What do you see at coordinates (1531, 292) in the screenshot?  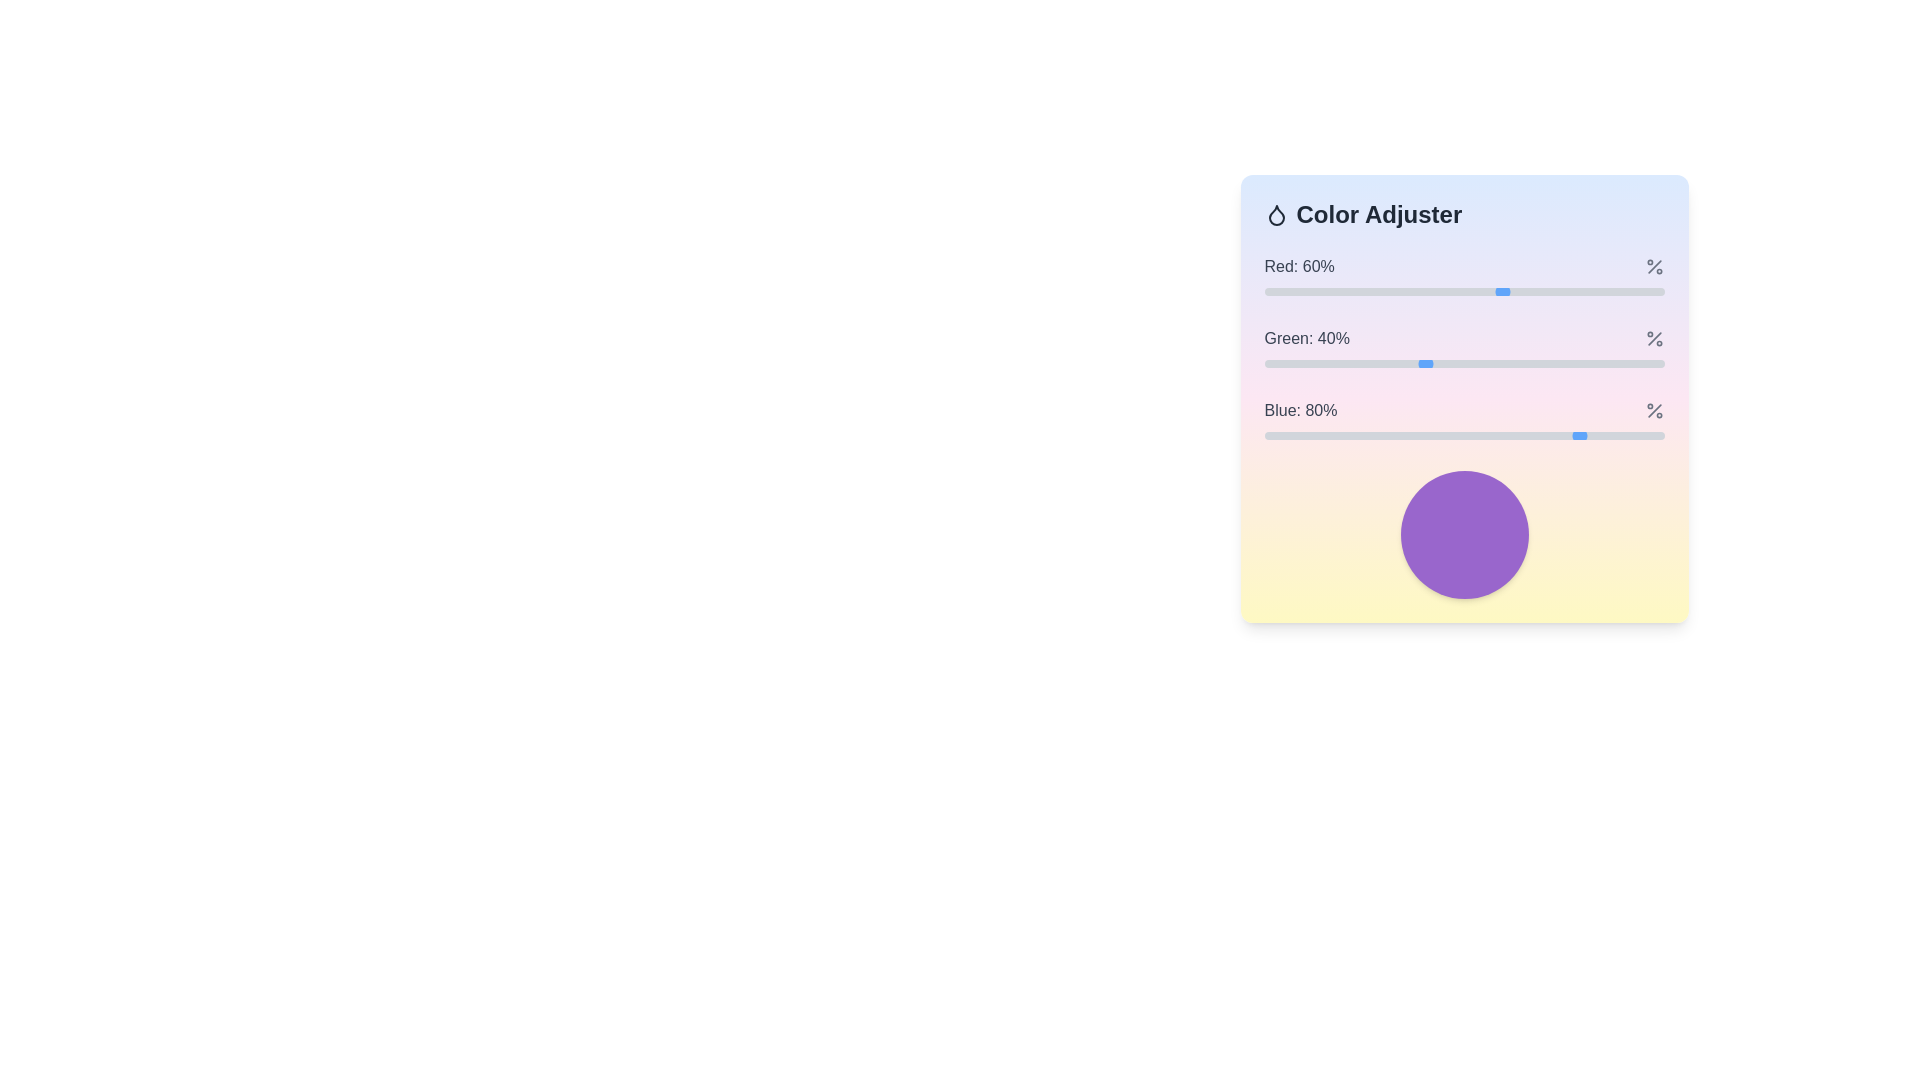 I see `the red color level to 67% by moving the slider` at bounding box center [1531, 292].